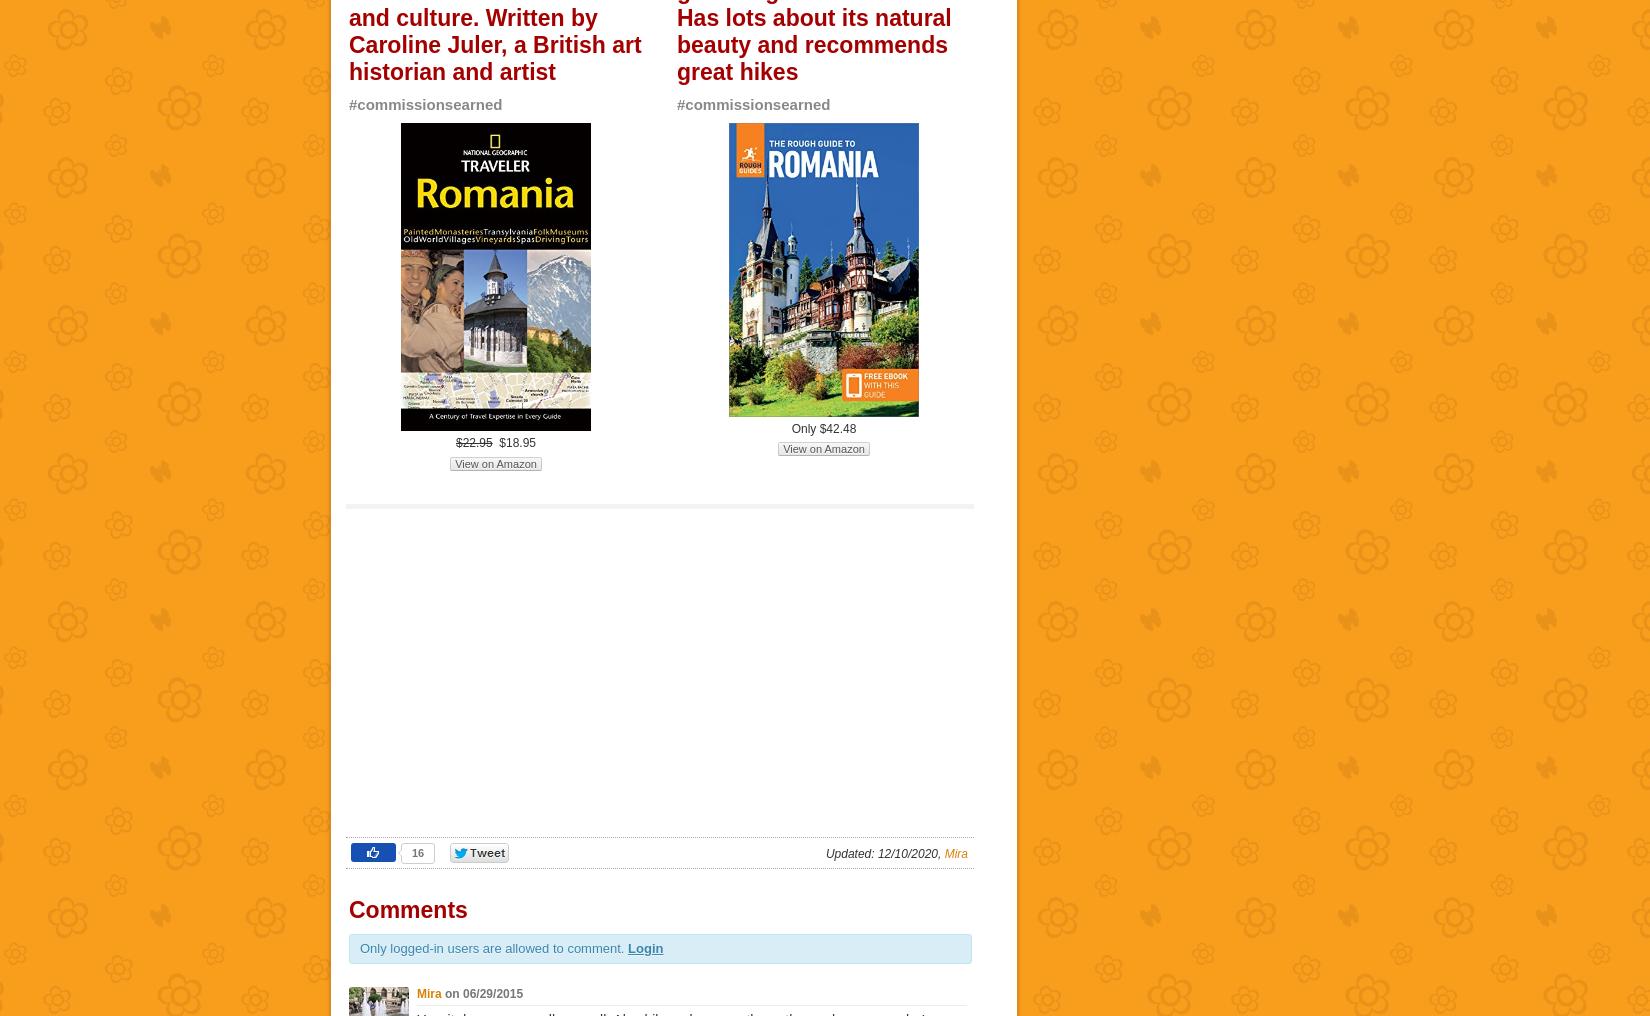  What do you see at coordinates (644, 947) in the screenshot?
I see `'Login'` at bounding box center [644, 947].